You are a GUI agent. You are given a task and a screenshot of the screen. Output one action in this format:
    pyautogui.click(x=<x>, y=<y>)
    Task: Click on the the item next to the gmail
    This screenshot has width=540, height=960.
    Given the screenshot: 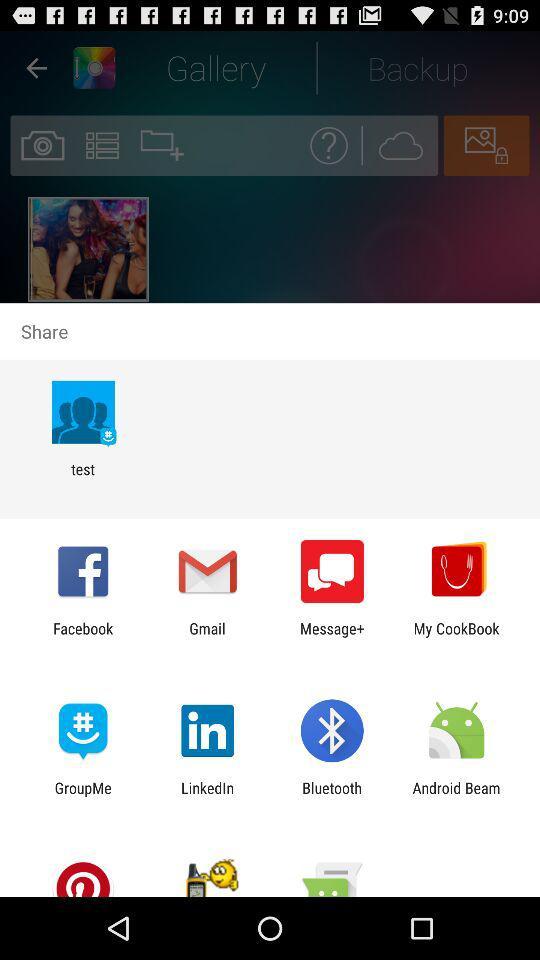 What is the action you would take?
    pyautogui.click(x=82, y=636)
    